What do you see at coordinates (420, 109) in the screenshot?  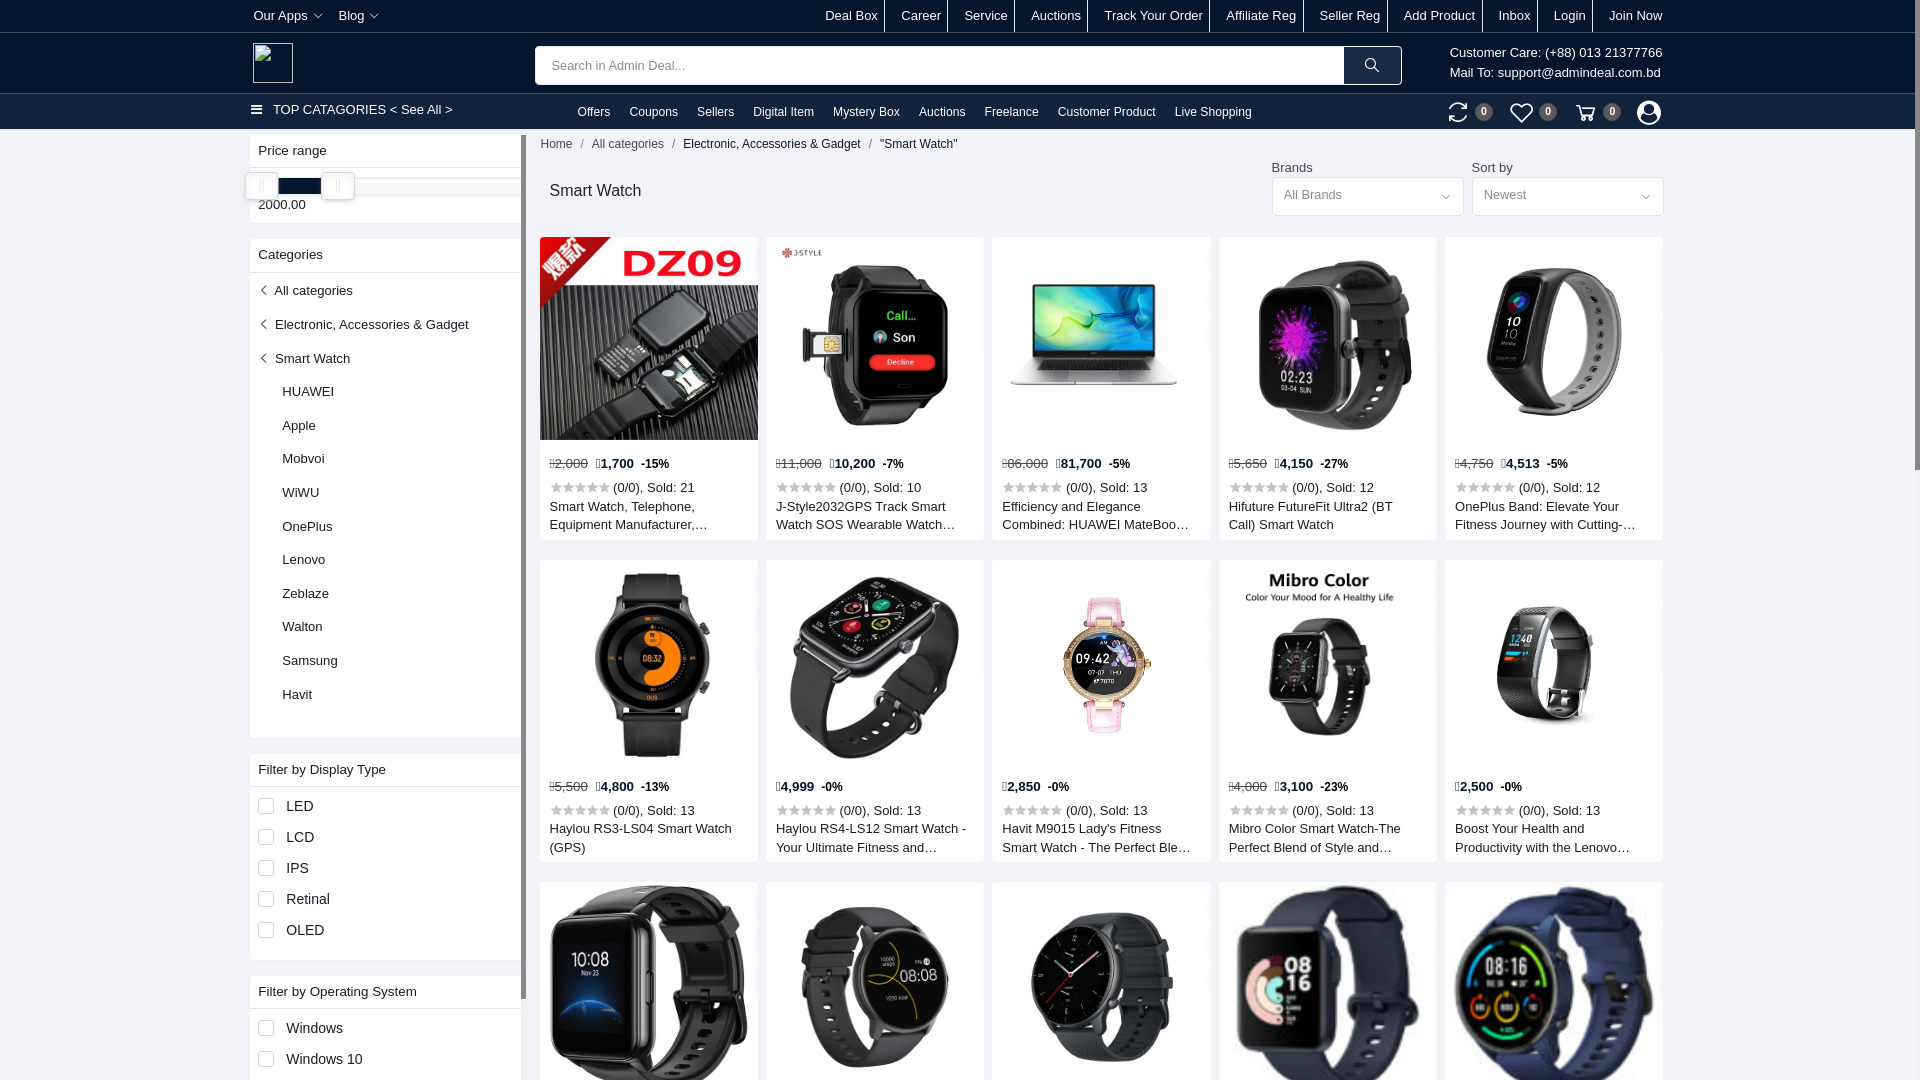 I see `'< See All >'` at bounding box center [420, 109].